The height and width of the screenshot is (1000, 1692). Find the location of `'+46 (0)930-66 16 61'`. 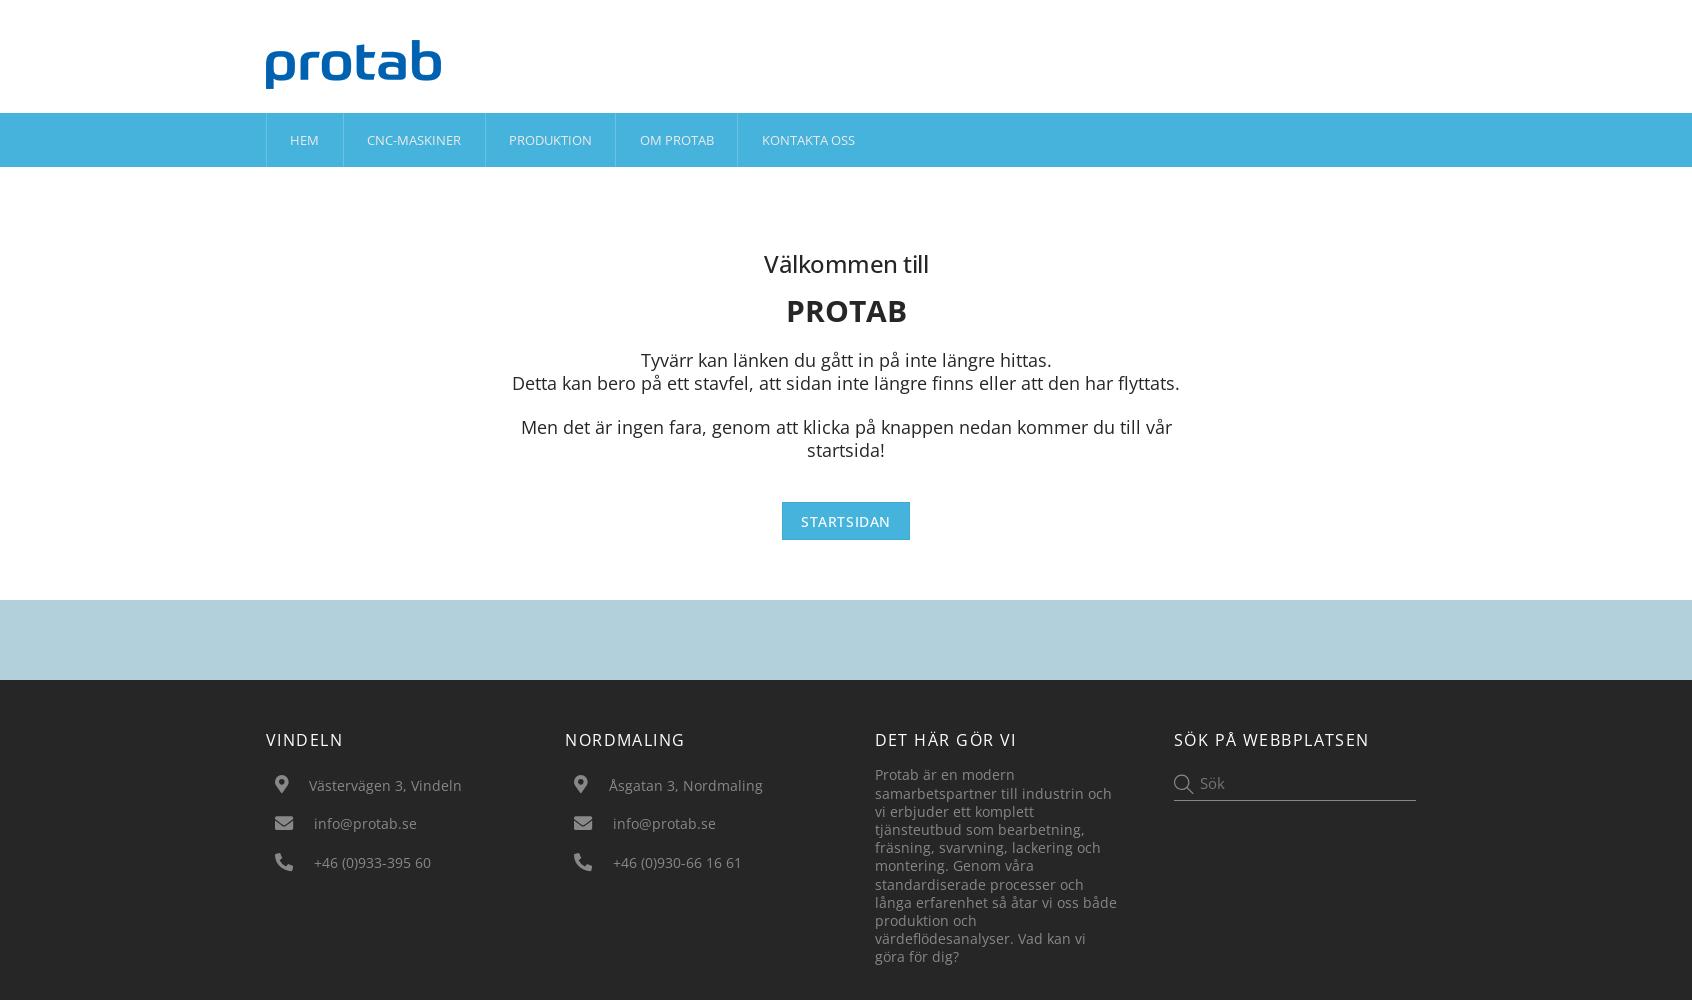

'+46 (0)930-66 16 61' is located at coordinates (677, 860).